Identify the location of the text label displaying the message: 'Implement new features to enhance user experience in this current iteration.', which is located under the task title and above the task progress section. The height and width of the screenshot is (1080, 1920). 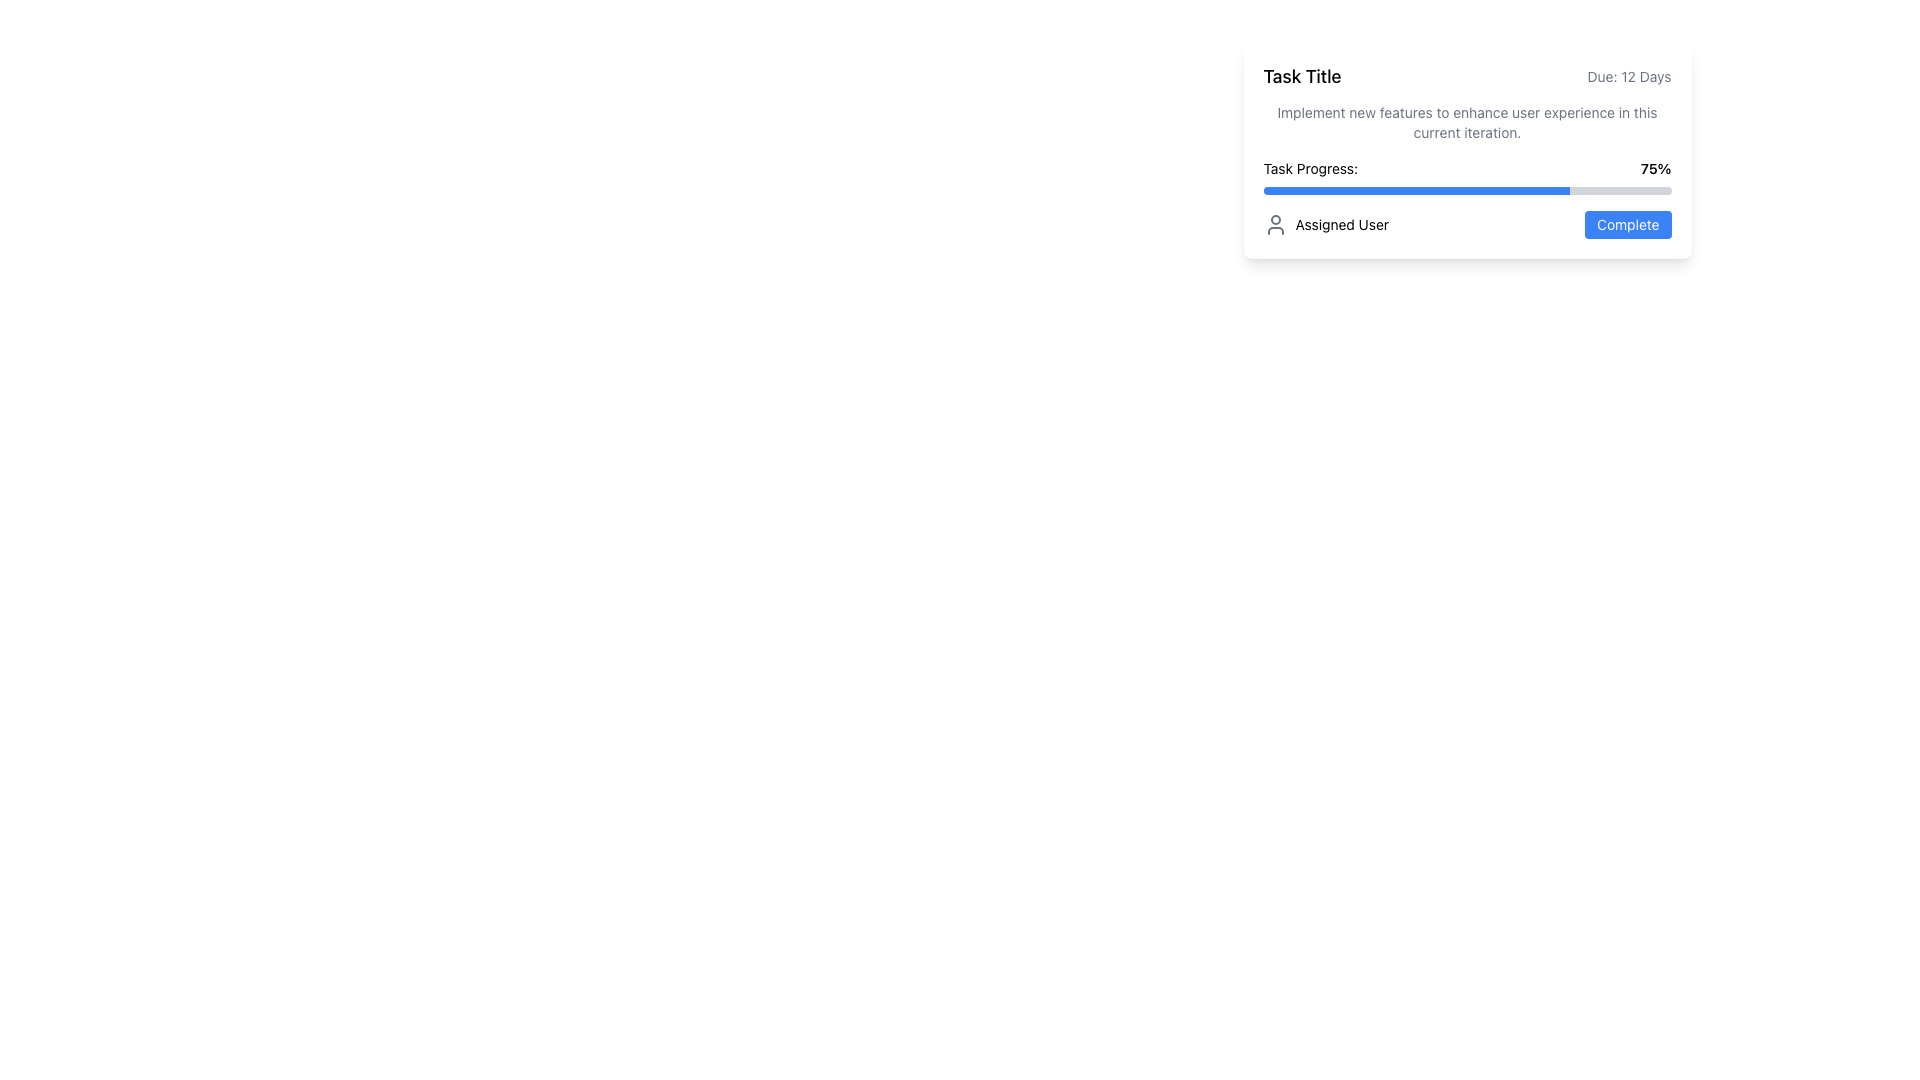
(1467, 123).